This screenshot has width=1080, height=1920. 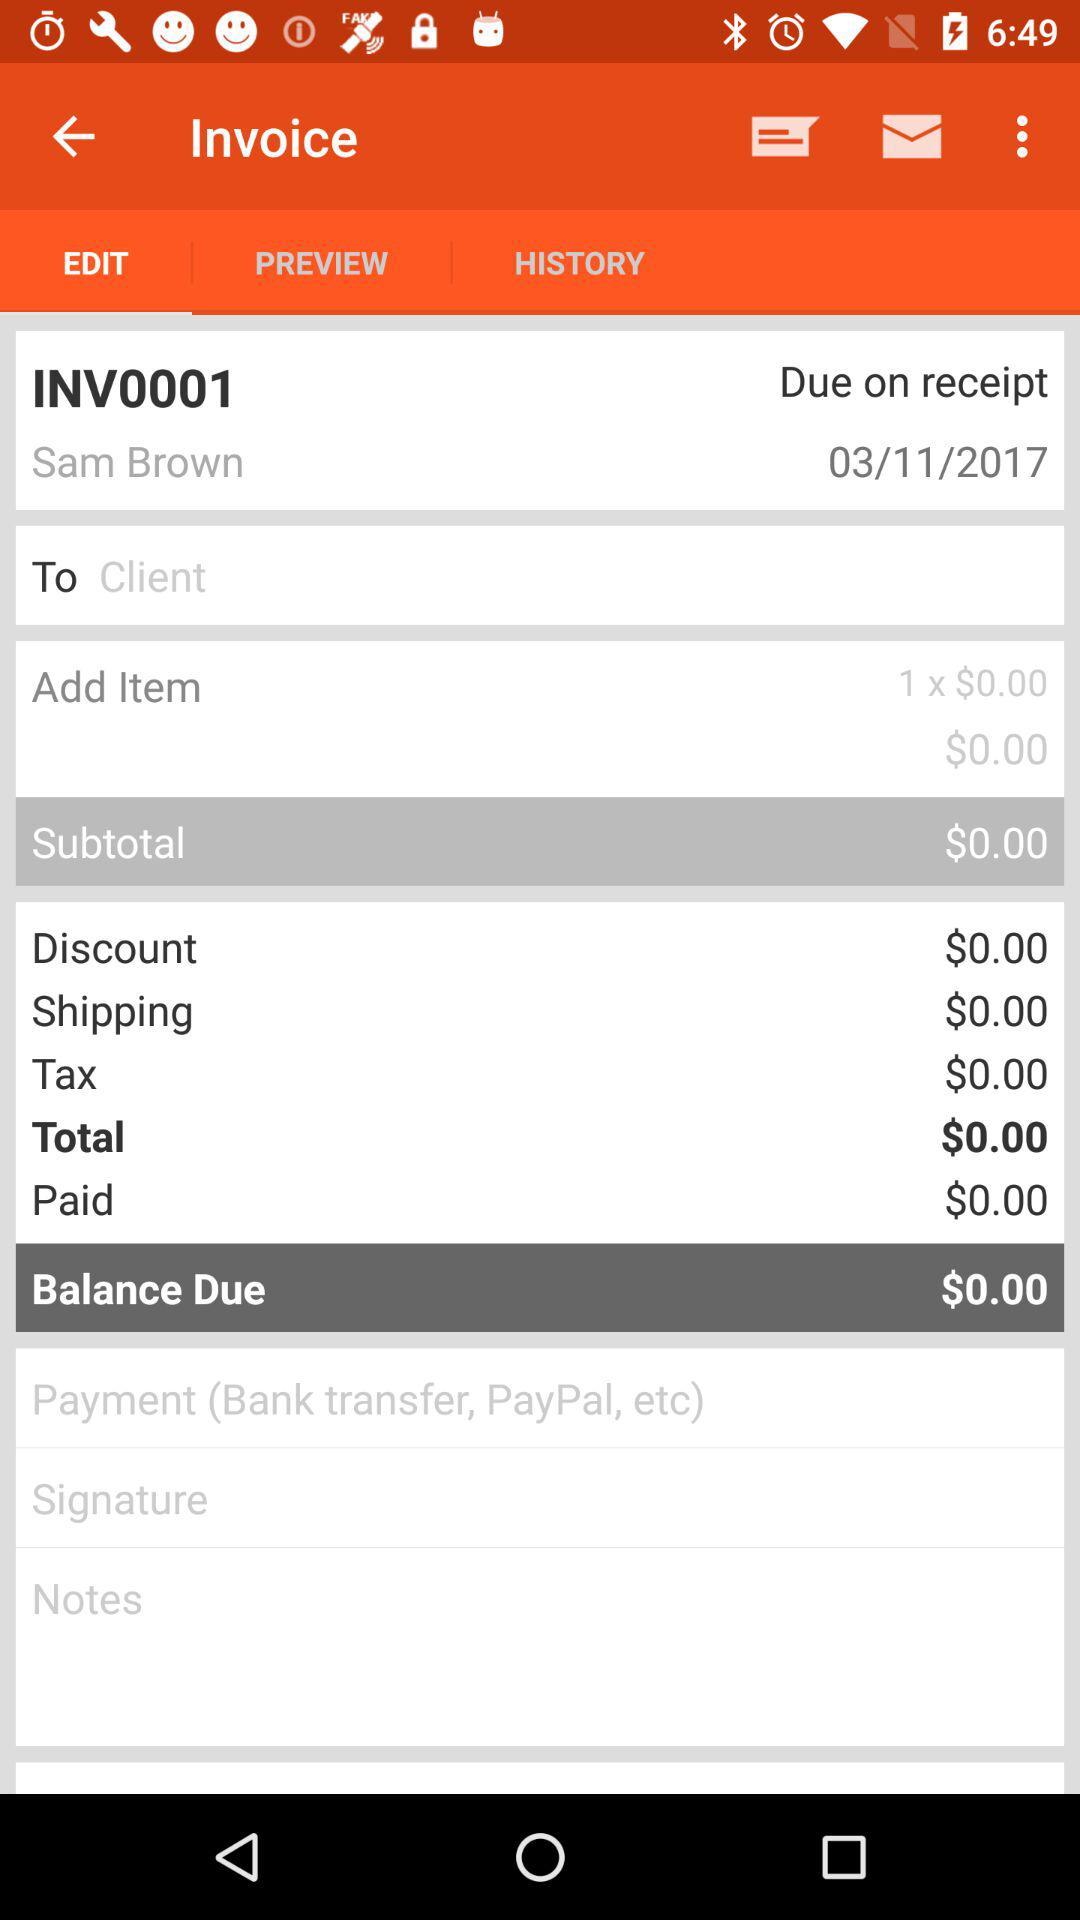 I want to click on a note to the invoice, so click(x=540, y=1646).